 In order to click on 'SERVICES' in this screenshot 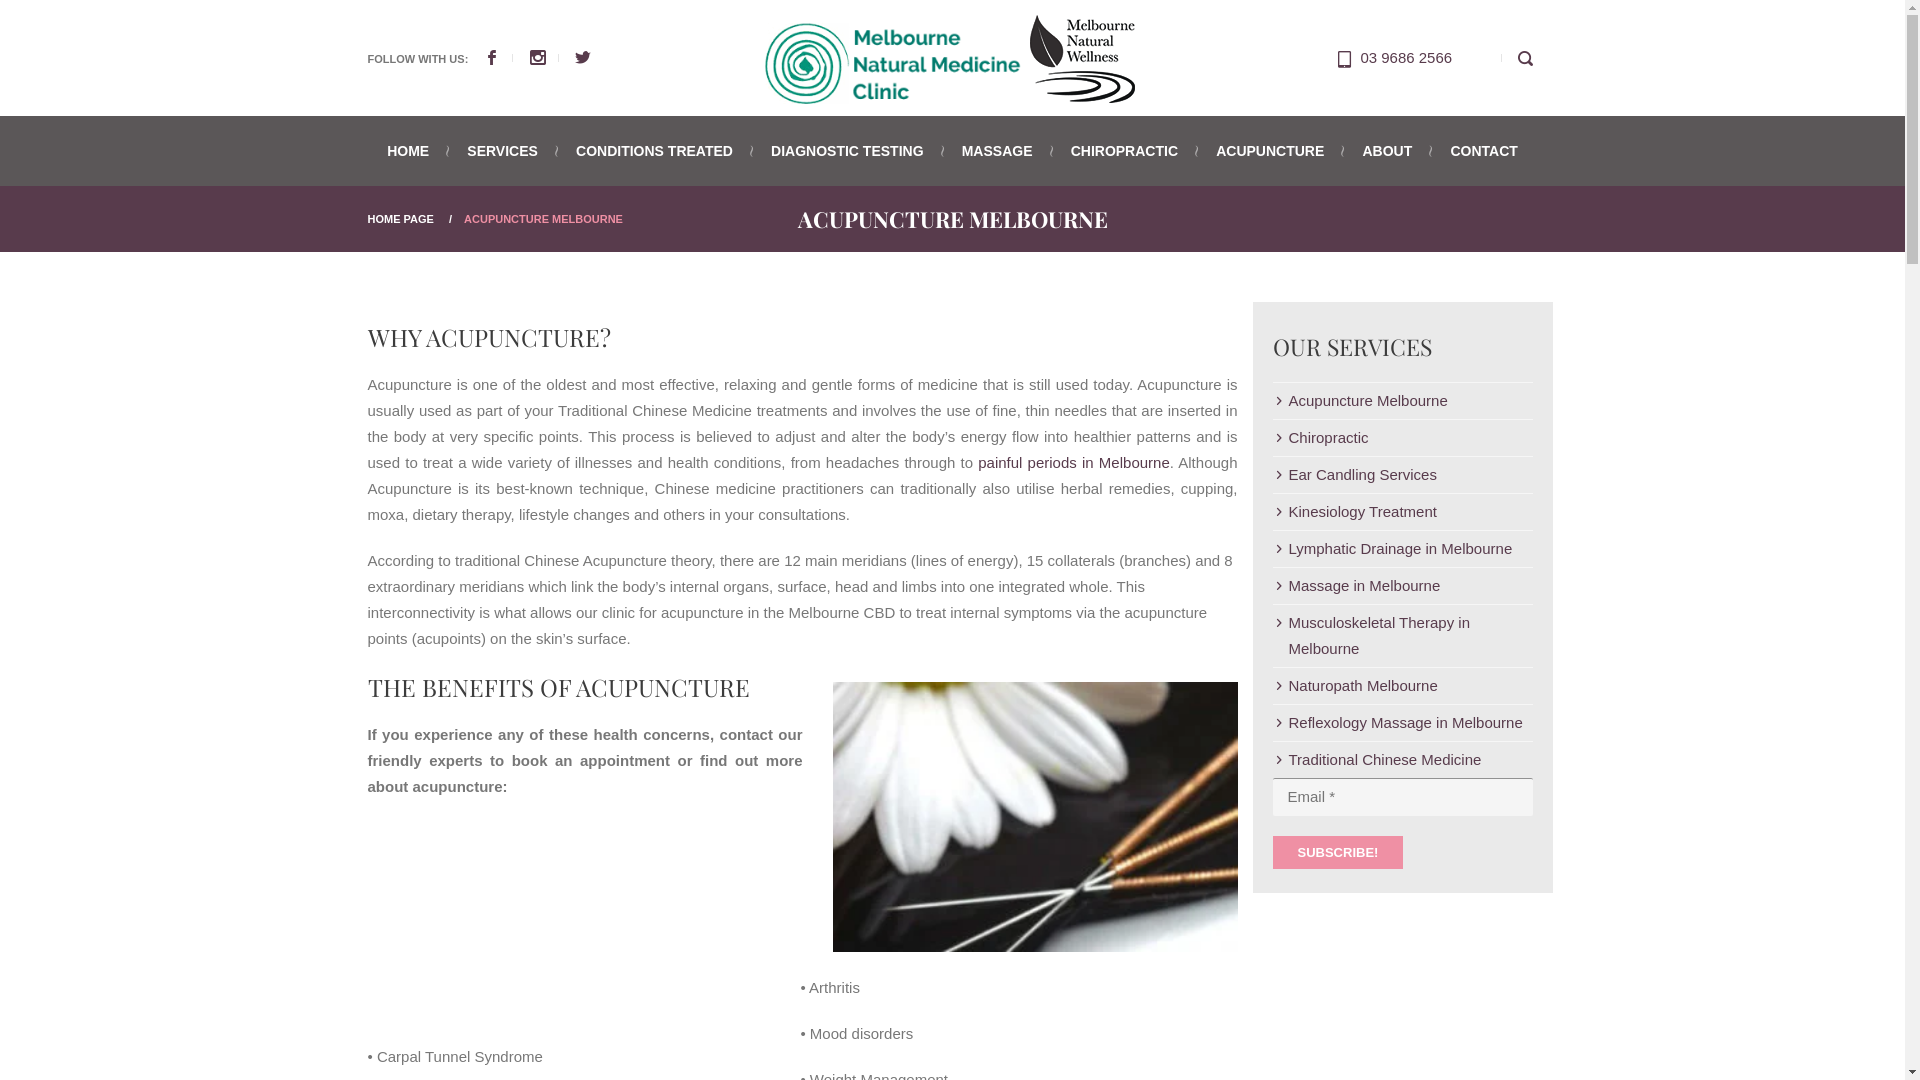, I will do `click(449, 149)`.